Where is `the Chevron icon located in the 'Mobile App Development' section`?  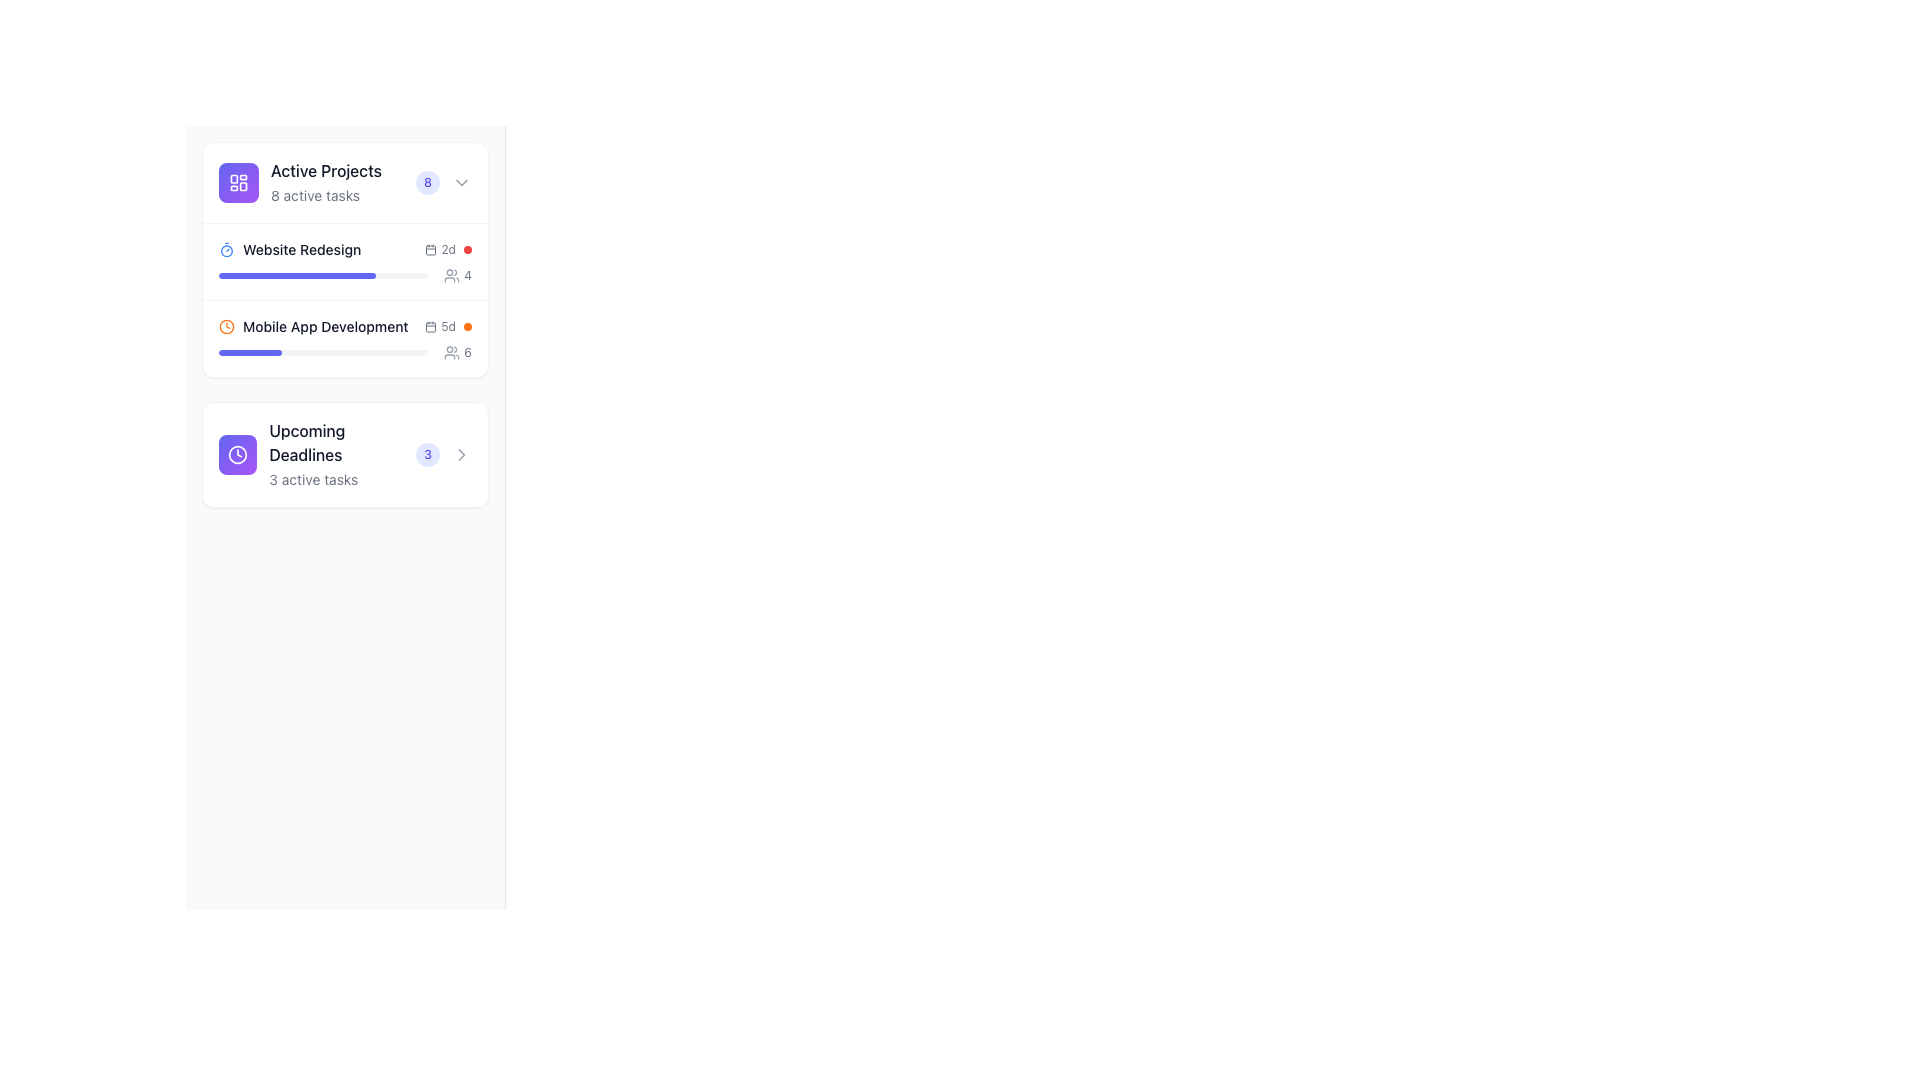
the Chevron icon located in the 'Mobile App Development' section is located at coordinates (460, 455).